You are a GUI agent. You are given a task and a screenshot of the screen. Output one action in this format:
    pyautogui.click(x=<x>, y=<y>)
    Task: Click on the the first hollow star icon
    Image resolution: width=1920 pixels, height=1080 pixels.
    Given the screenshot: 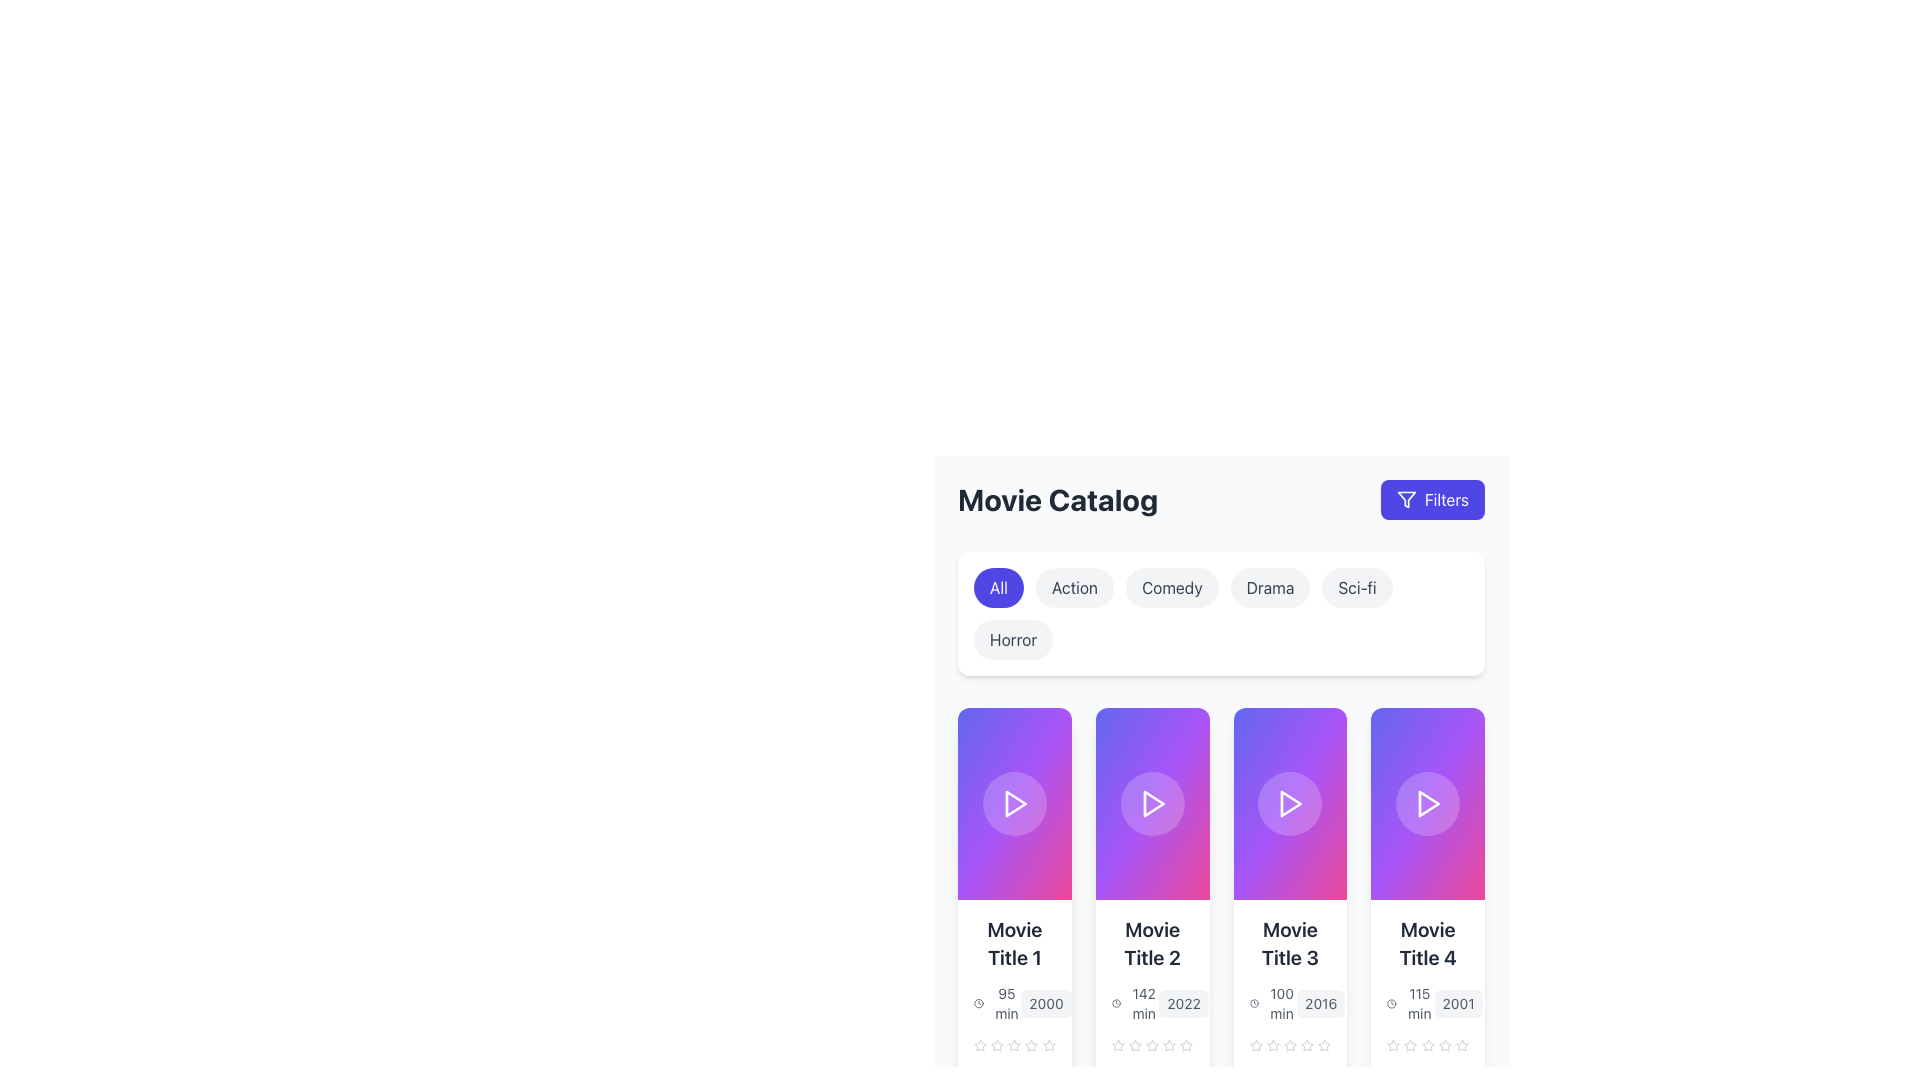 What is the action you would take?
    pyautogui.click(x=1255, y=1044)
    